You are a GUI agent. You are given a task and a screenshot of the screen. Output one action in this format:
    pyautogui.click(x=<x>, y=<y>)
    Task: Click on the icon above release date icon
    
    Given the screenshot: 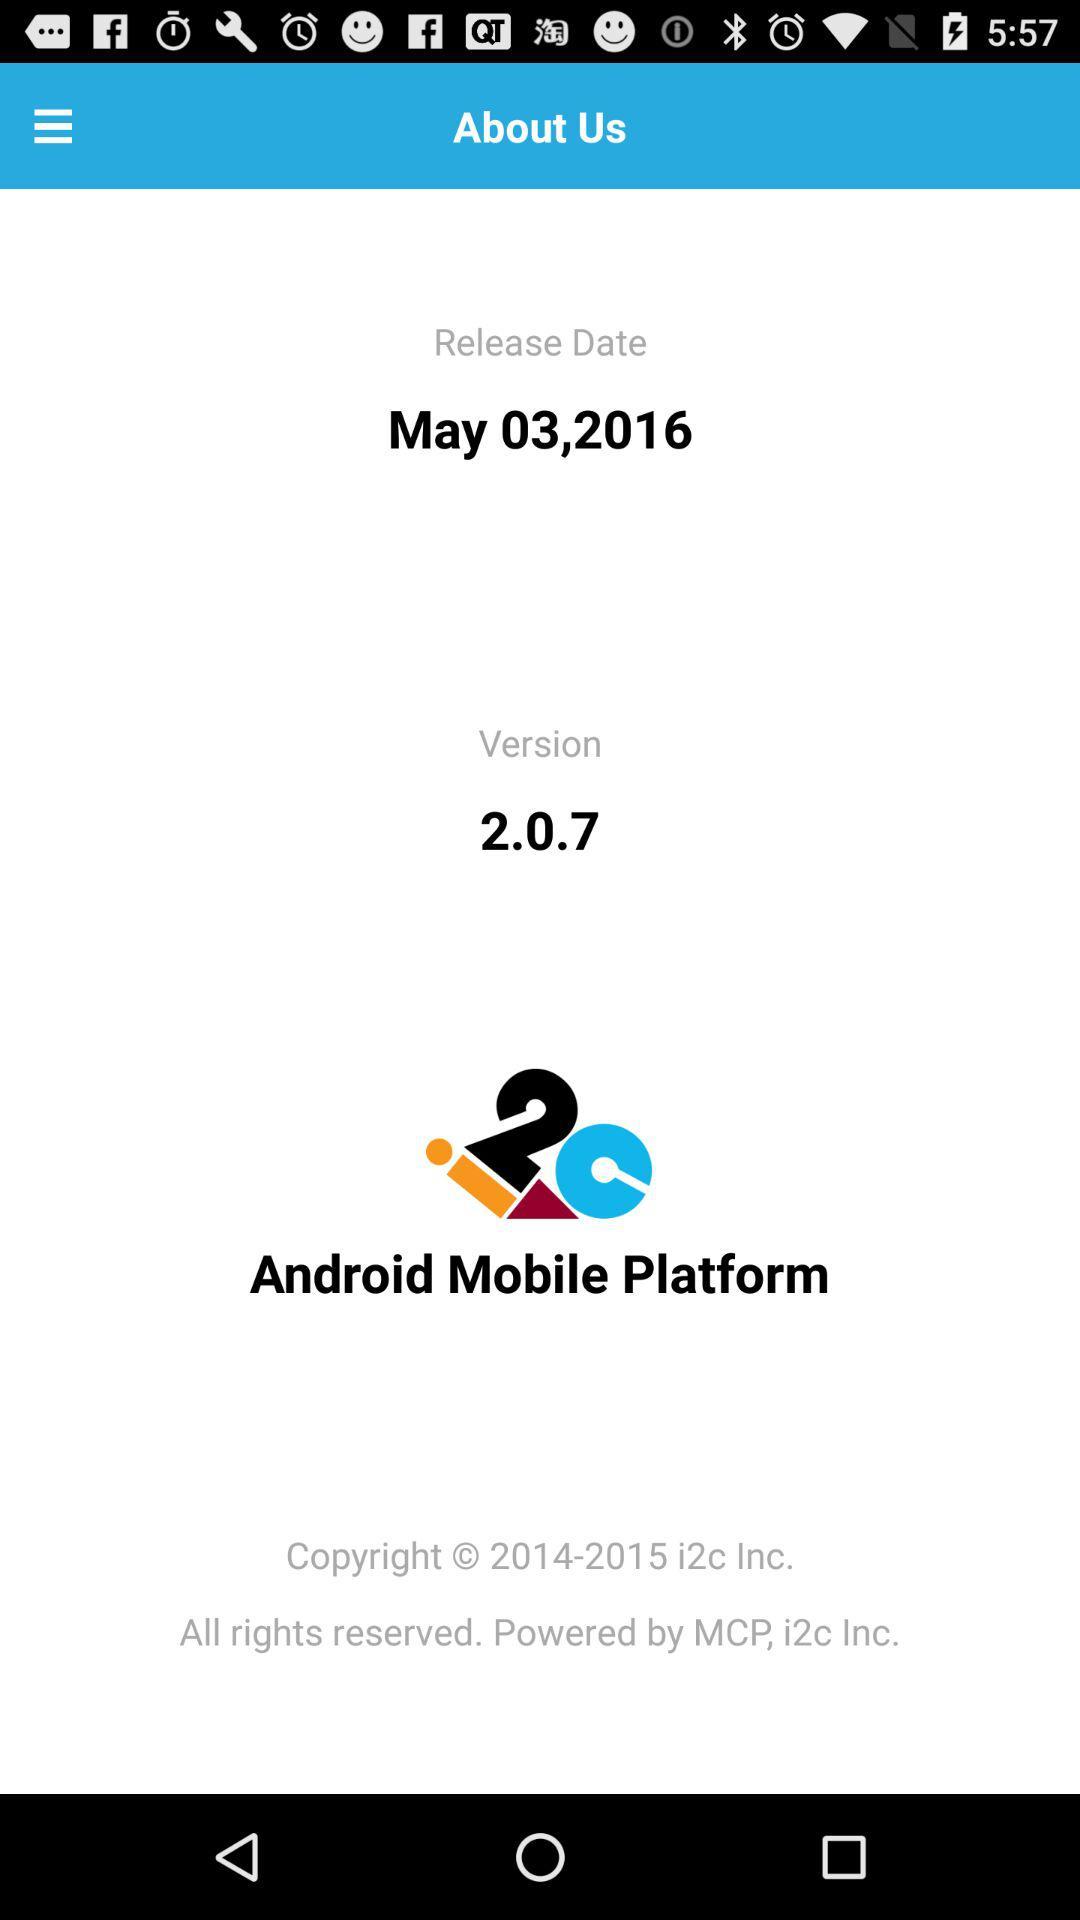 What is the action you would take?
    pyautogui.click(x=52, y=124)
    